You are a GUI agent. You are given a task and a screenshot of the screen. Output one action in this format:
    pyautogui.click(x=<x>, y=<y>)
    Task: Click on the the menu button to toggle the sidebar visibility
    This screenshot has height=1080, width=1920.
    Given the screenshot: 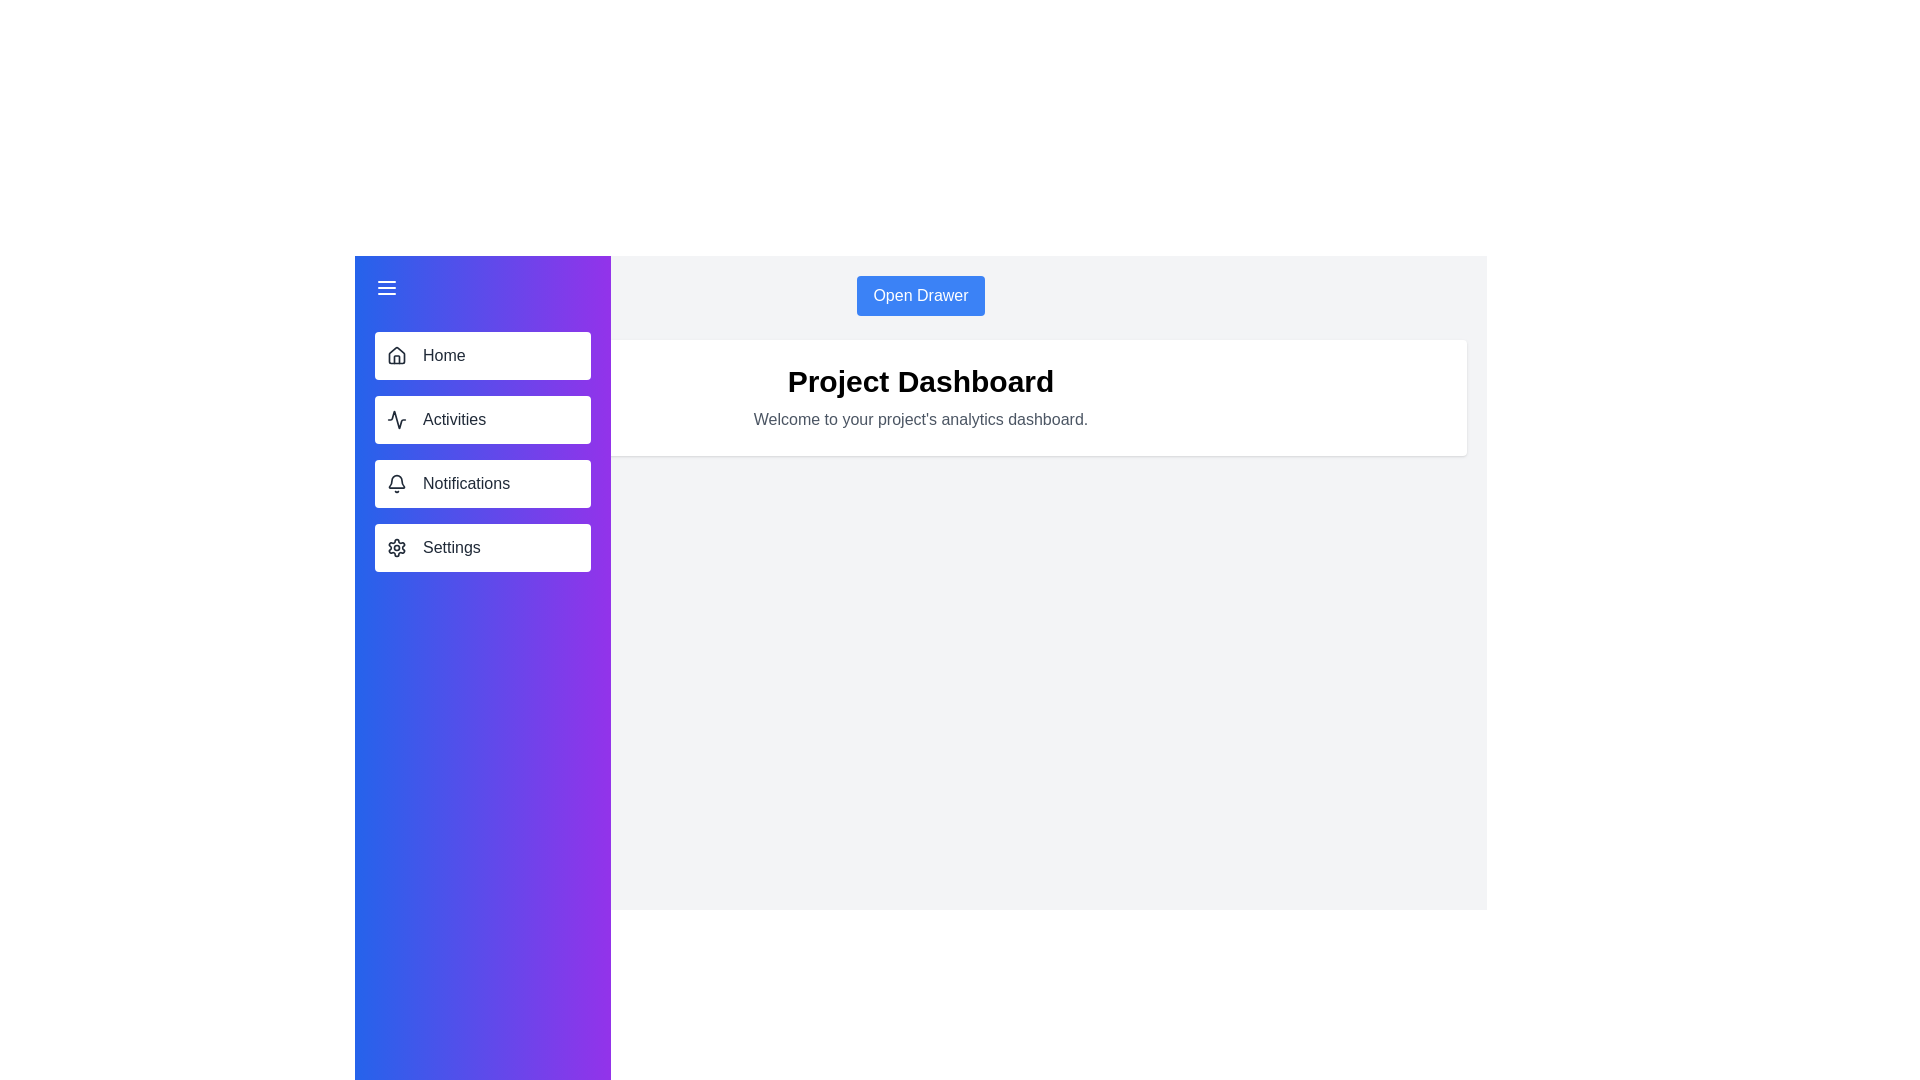 What is the action you would take?
    pyautogui.click(x=387, y=288)
    